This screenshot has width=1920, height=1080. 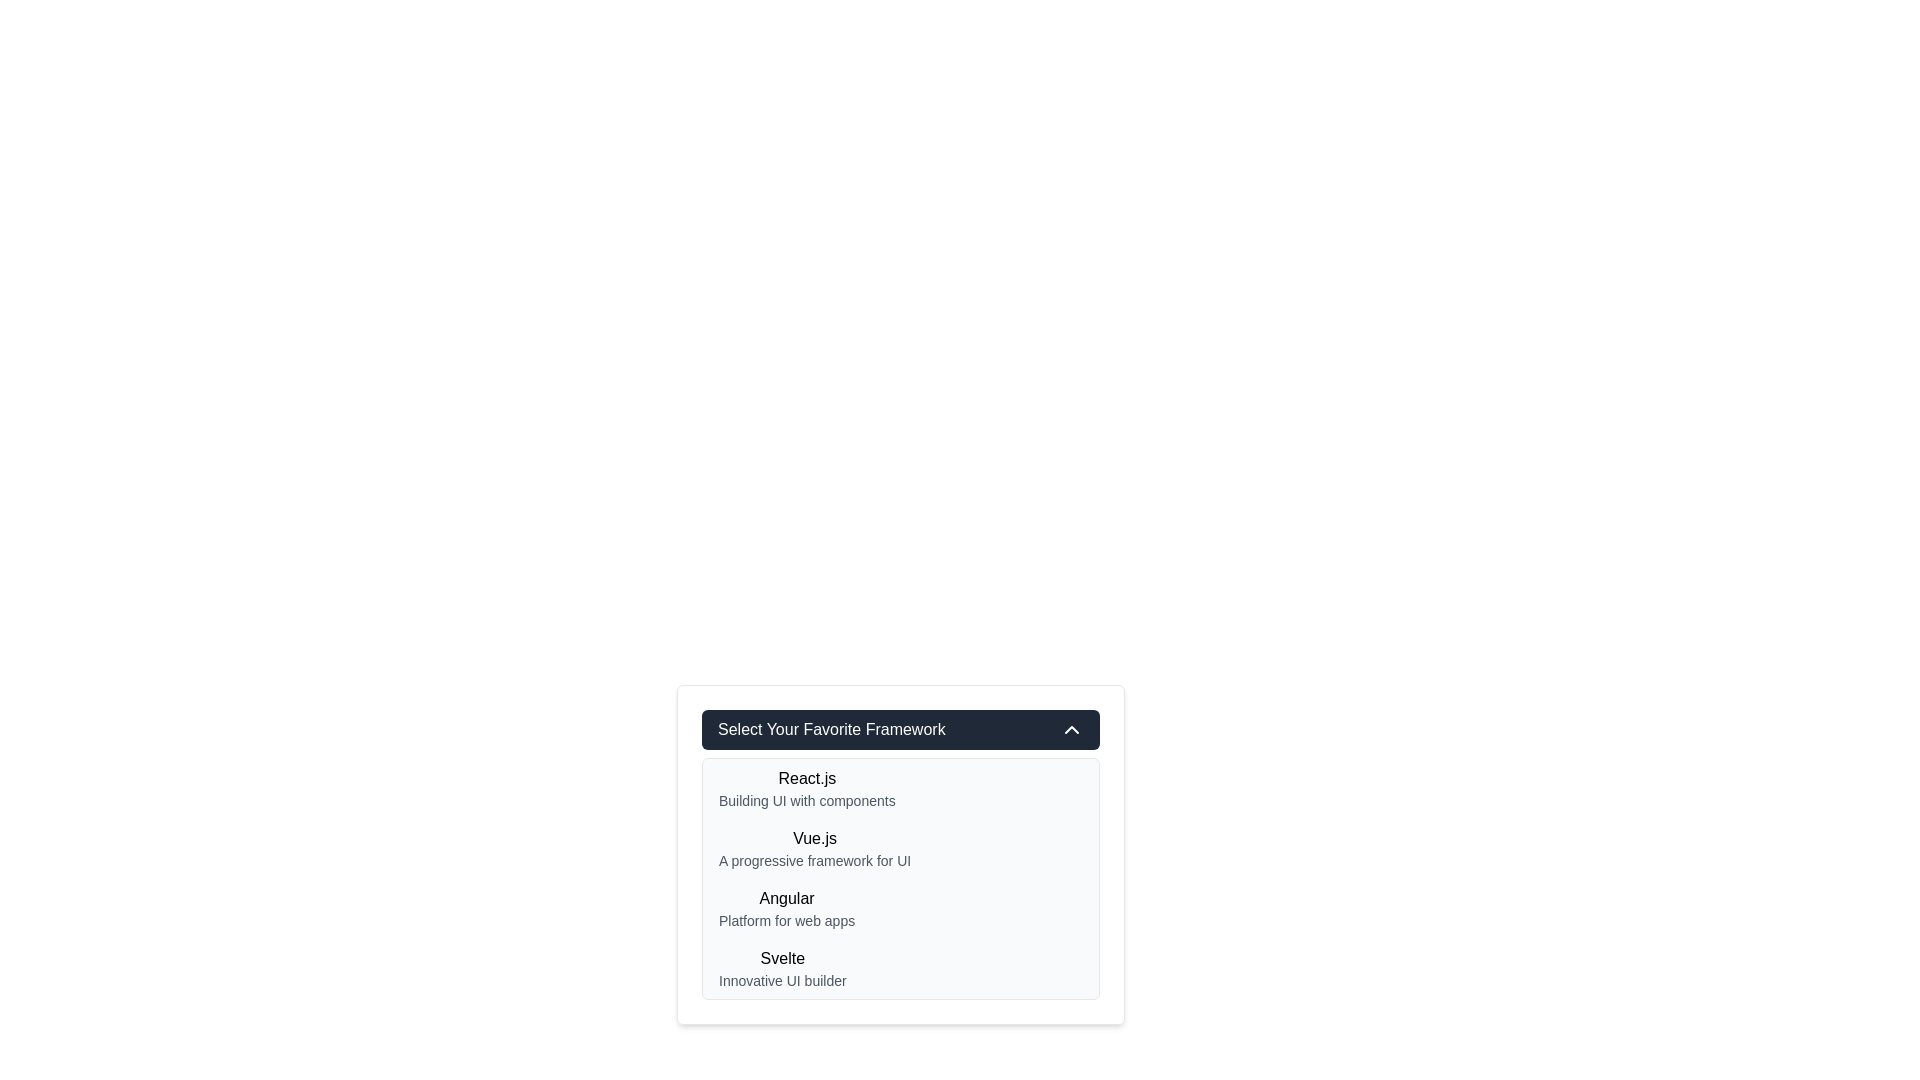 I want to click on the static text indicating 'Vue.js' within the dropdown menu titled 'Select Your Favorite Framework', which is the second item listed after 'React.js', so click(x=815, y=839).